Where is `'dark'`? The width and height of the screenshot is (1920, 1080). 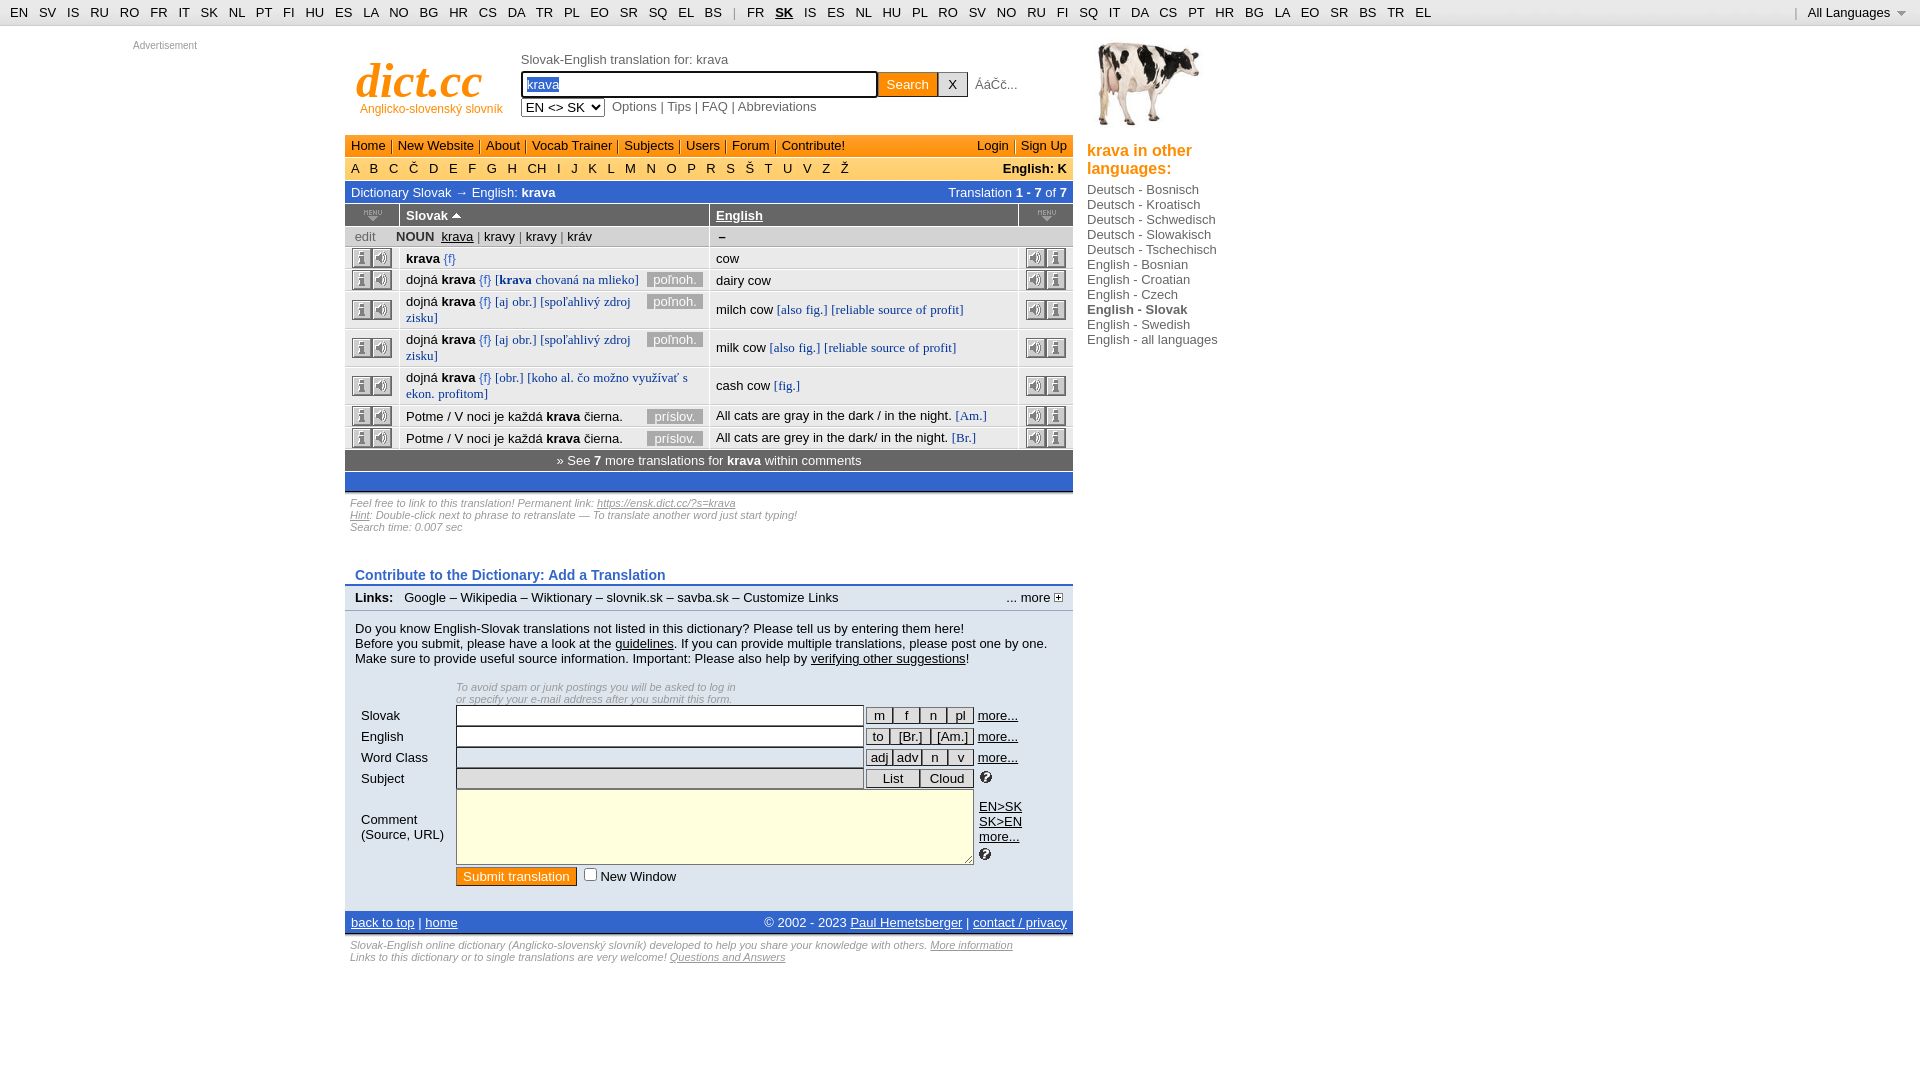
'dark' is located at coordinates (860, 436).